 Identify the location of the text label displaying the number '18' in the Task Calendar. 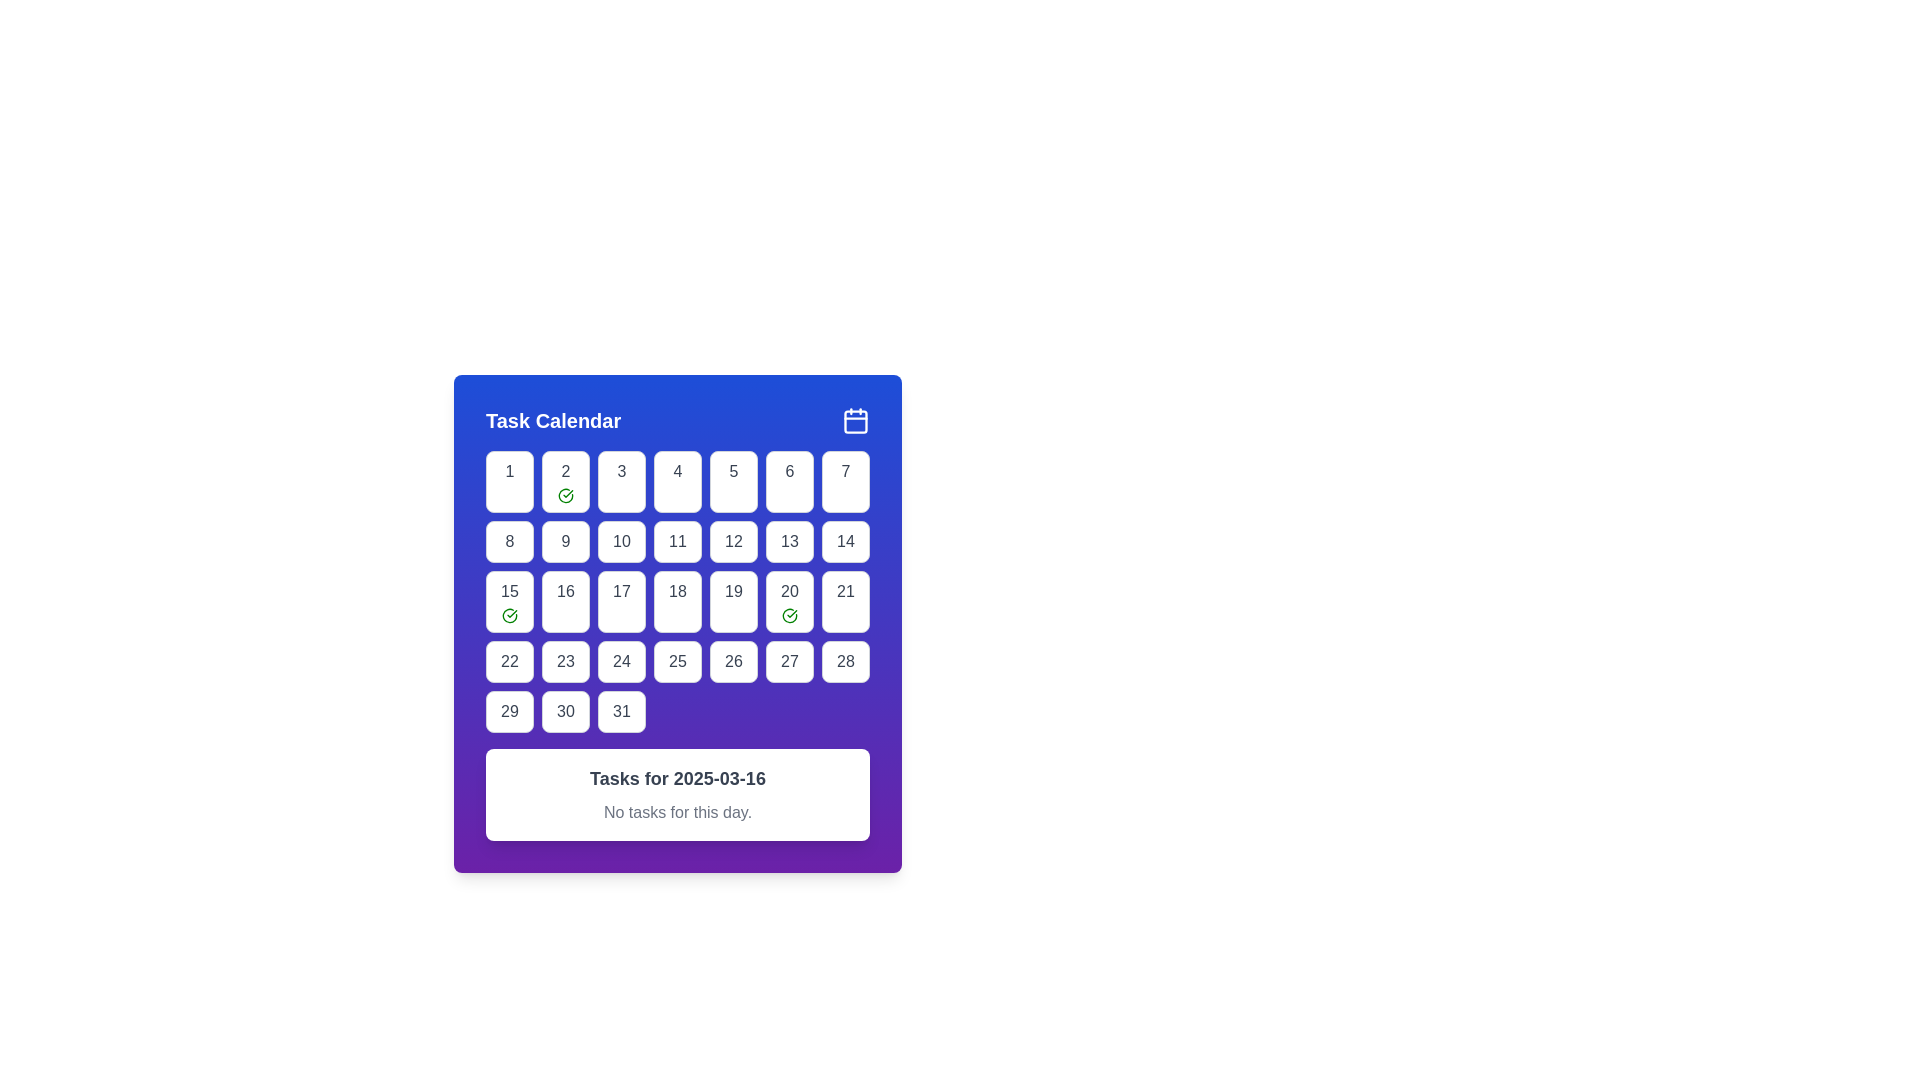
(677, 590).